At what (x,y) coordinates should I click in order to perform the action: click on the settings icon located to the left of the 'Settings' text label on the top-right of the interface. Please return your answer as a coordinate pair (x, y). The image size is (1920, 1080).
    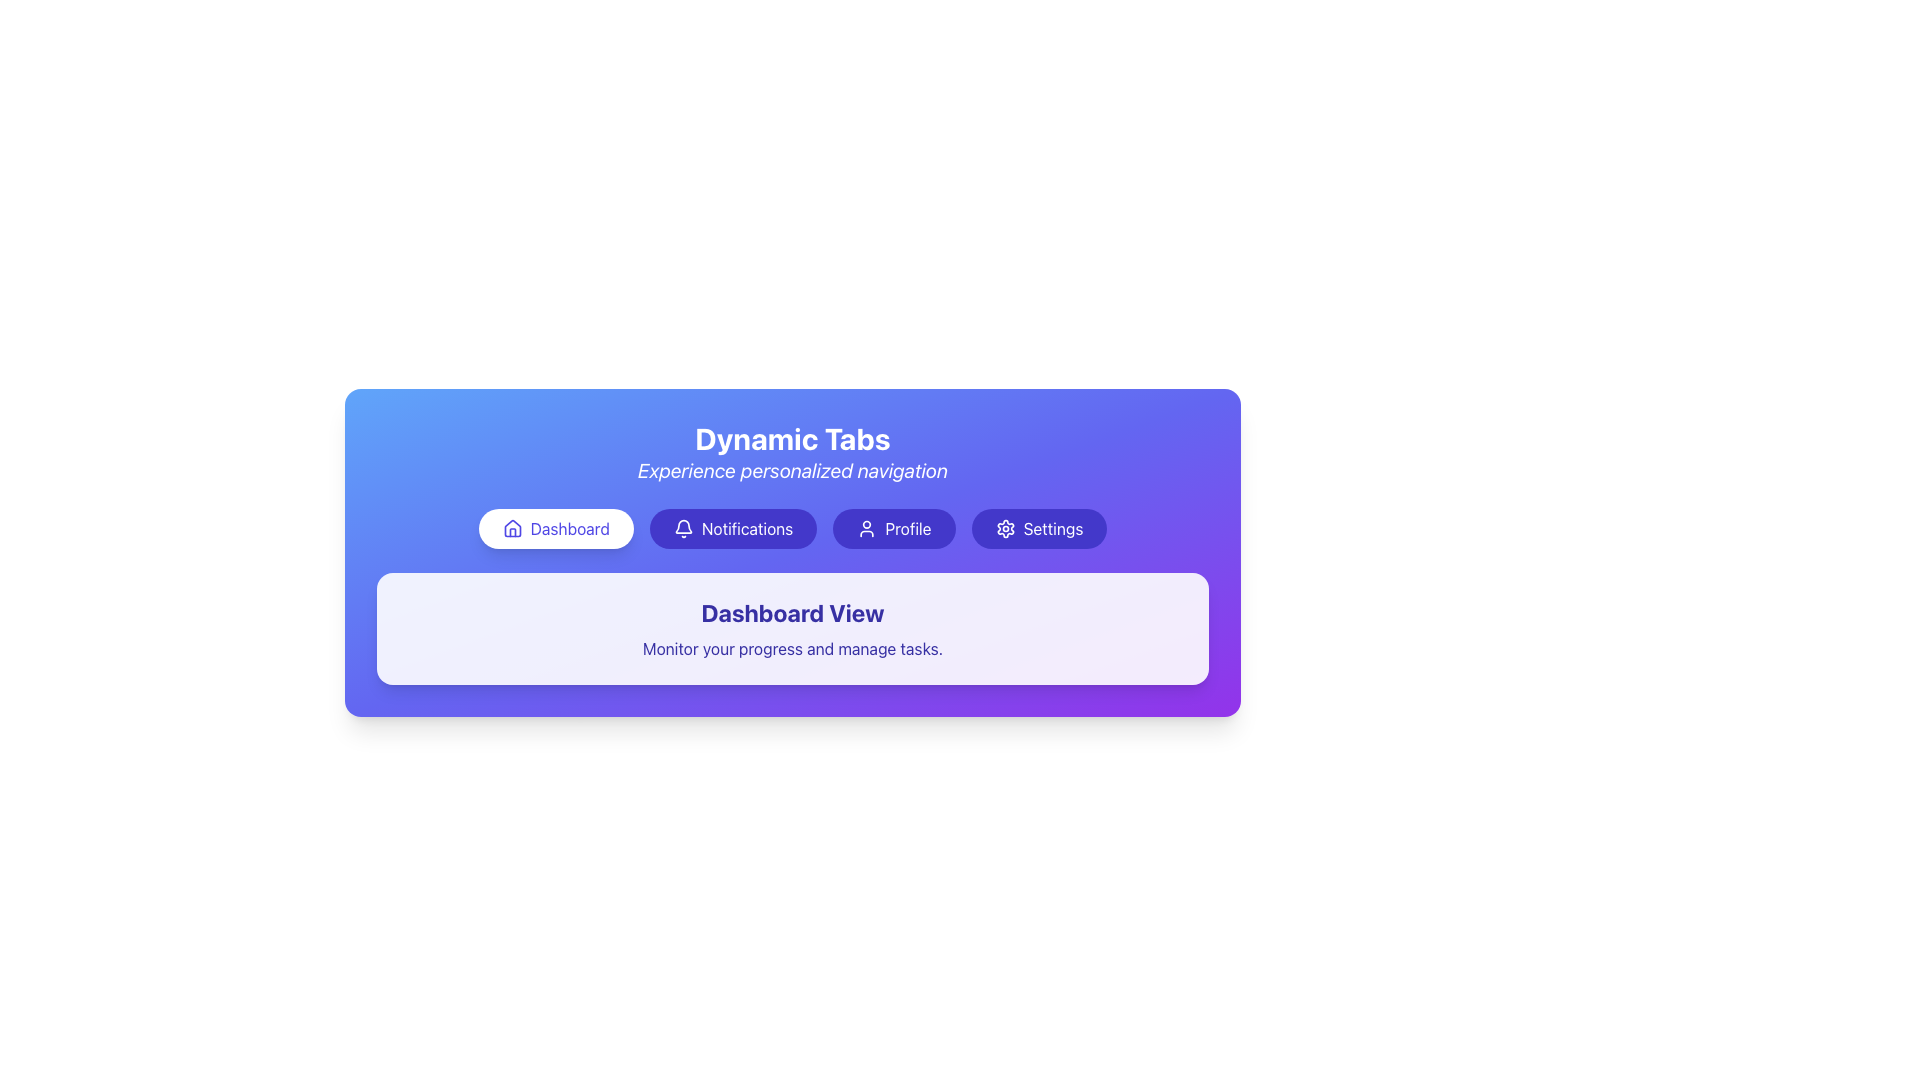
    Looking at the image, I should click on (1005, 527).